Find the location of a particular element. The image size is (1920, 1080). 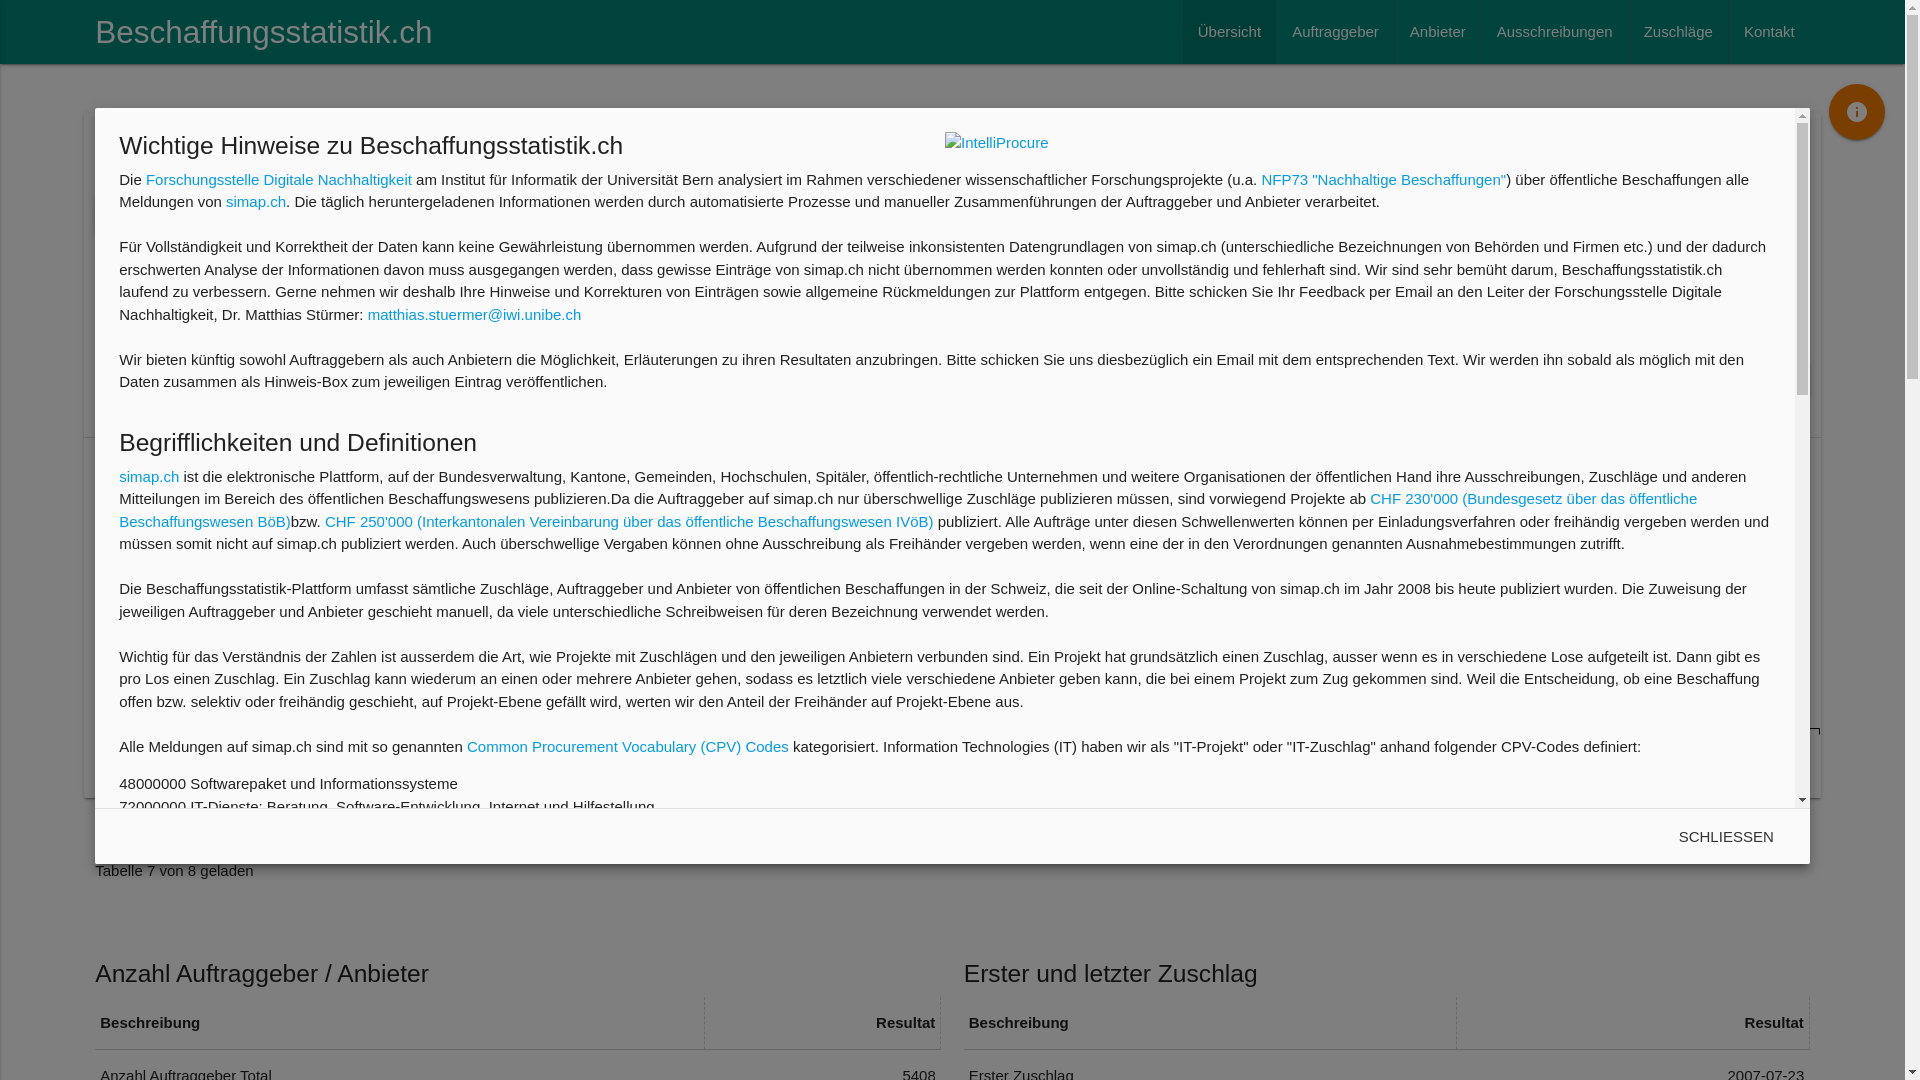

'Beschaffungsstatistik.ch' is located at coordinates (262, 31).